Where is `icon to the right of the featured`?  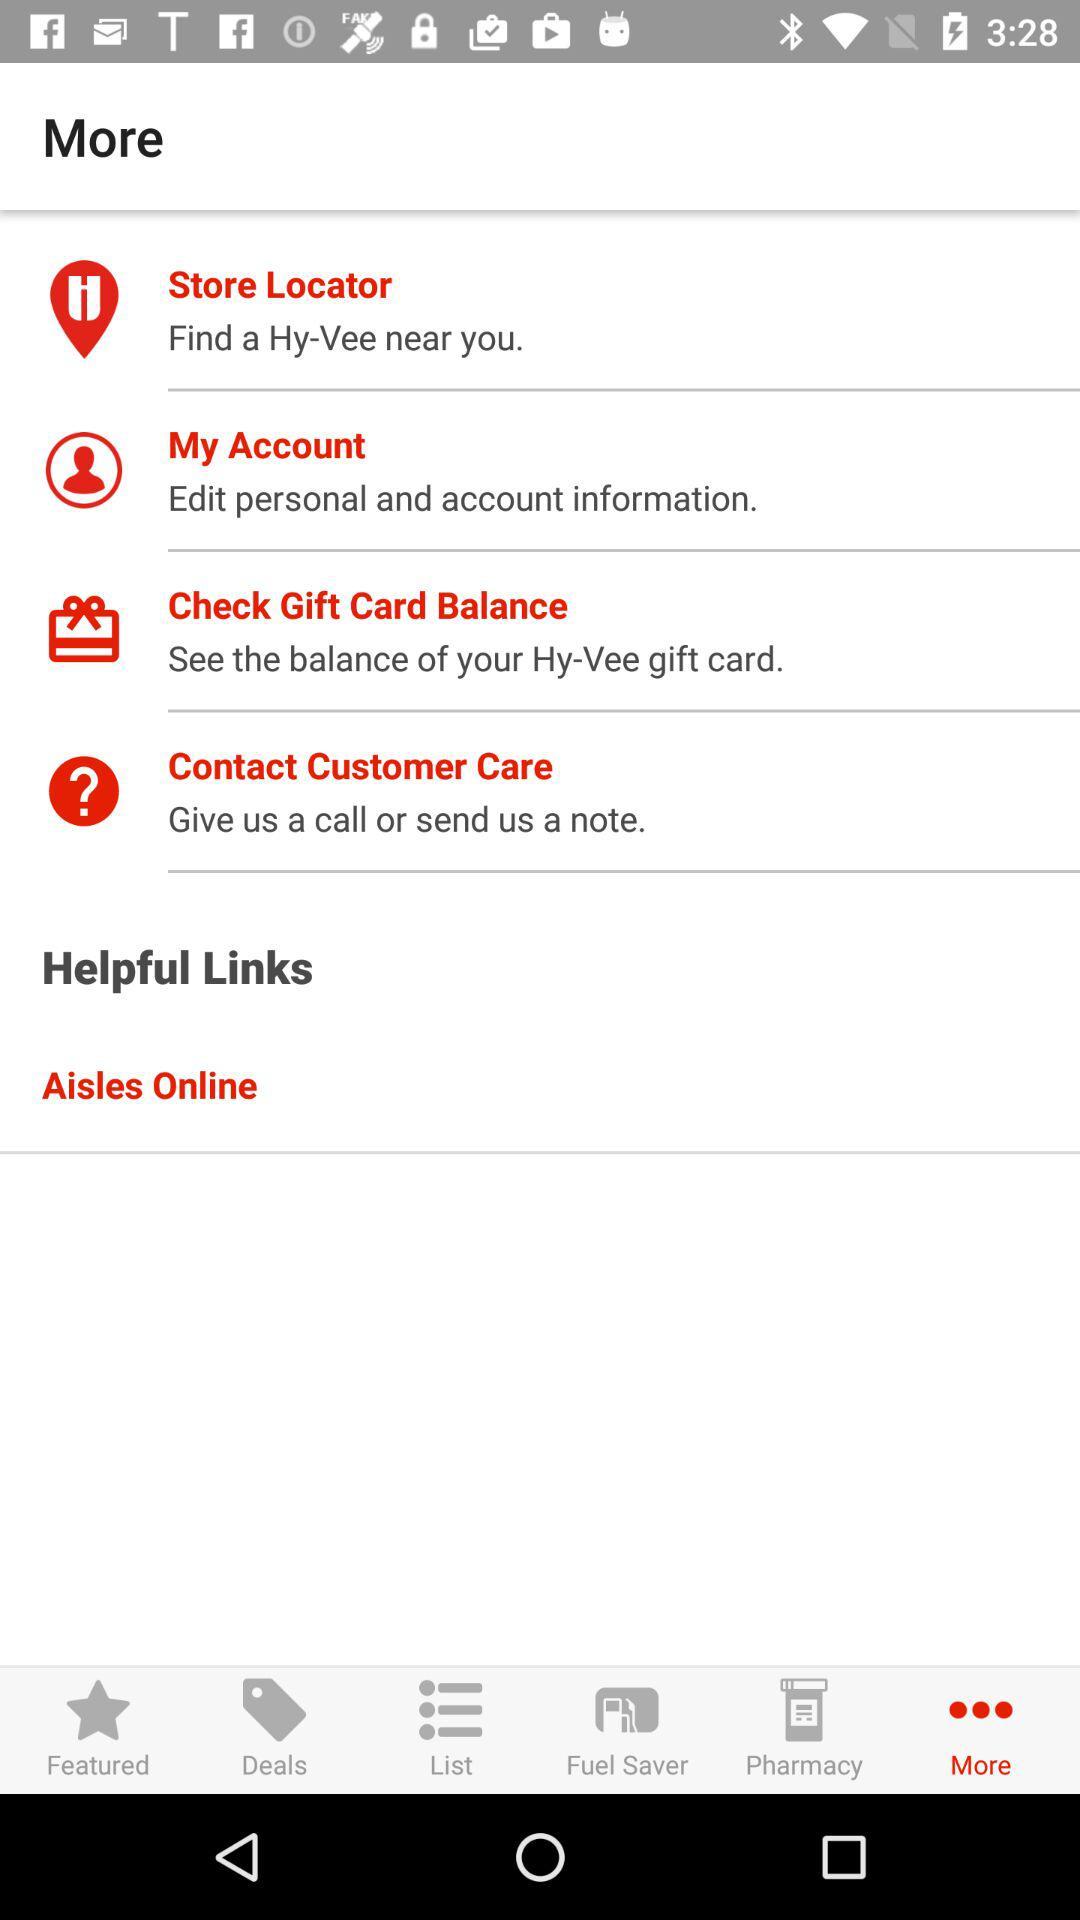
icon to the right of the featured is located at coordinates (274, 1729).